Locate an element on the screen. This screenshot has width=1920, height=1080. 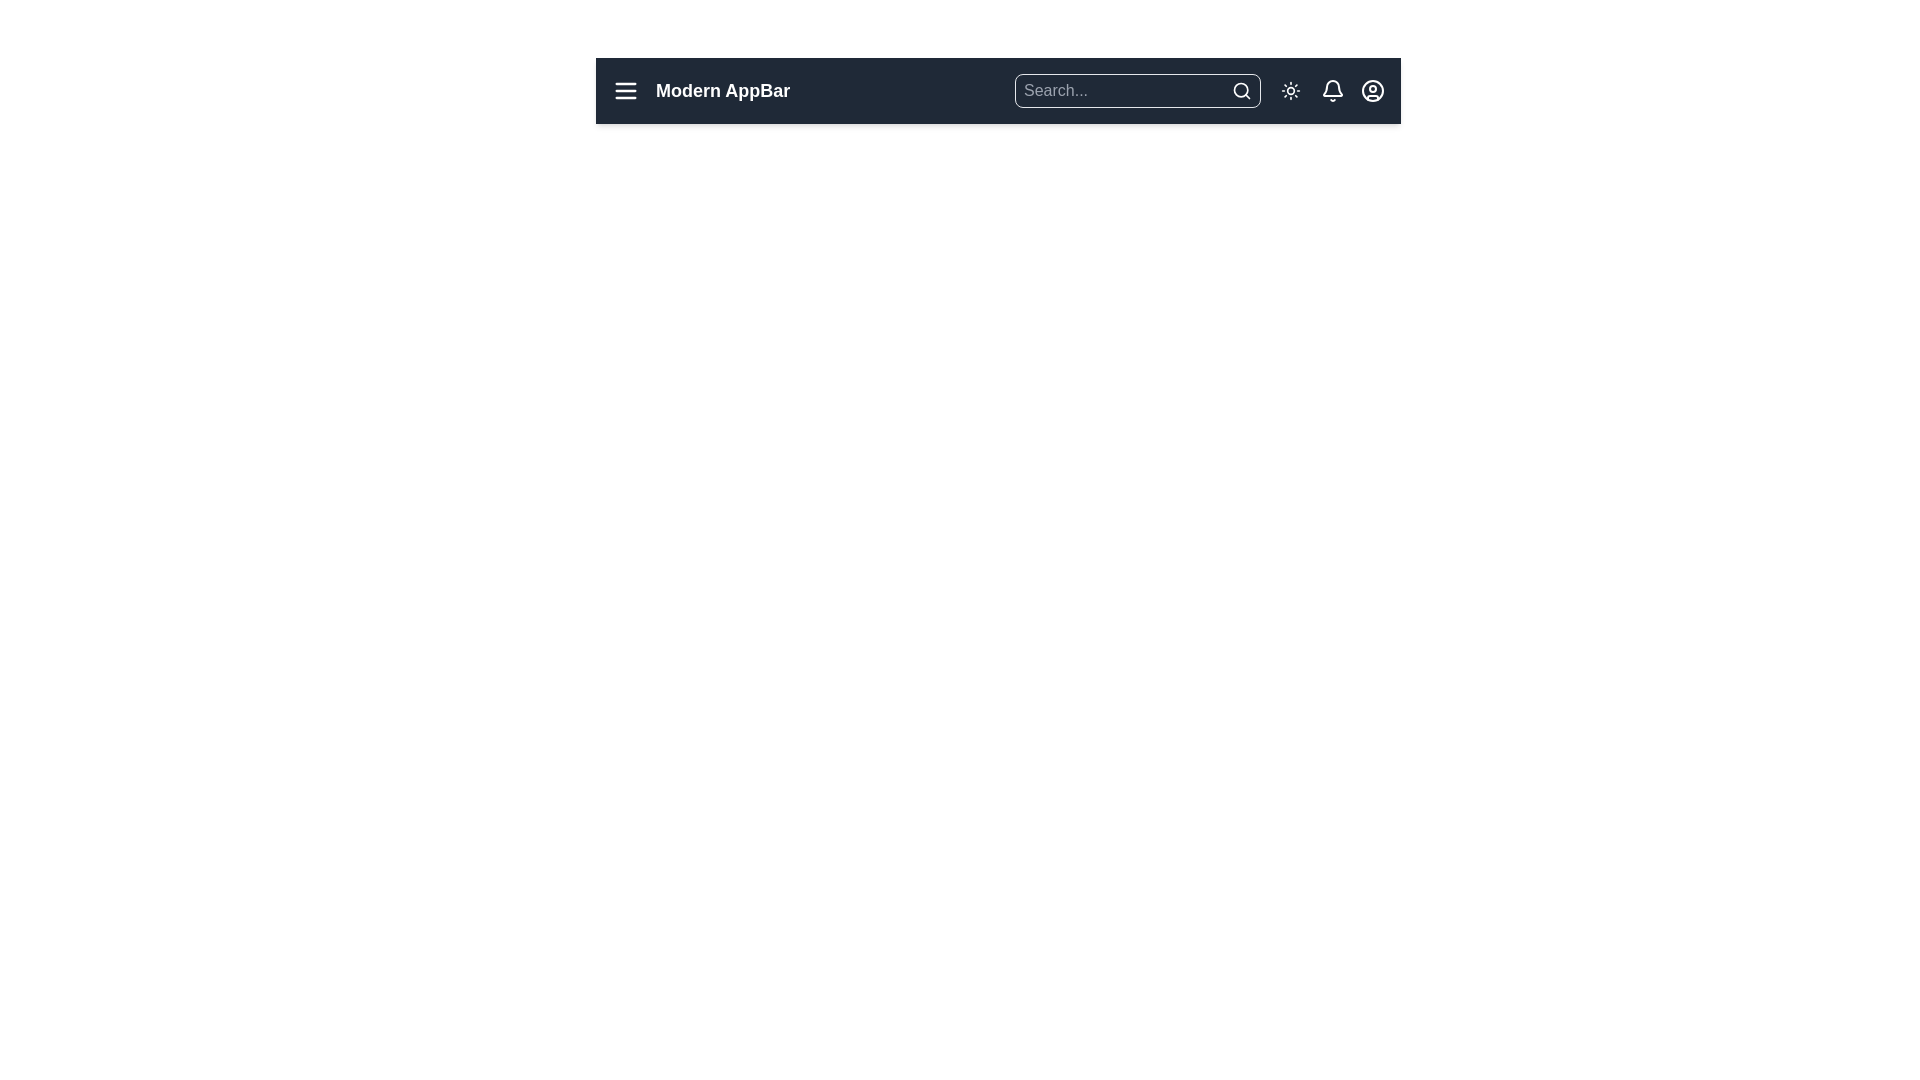
the dark mode toggle button to switch between dark and light modes is located at coordinates (1291, 91).